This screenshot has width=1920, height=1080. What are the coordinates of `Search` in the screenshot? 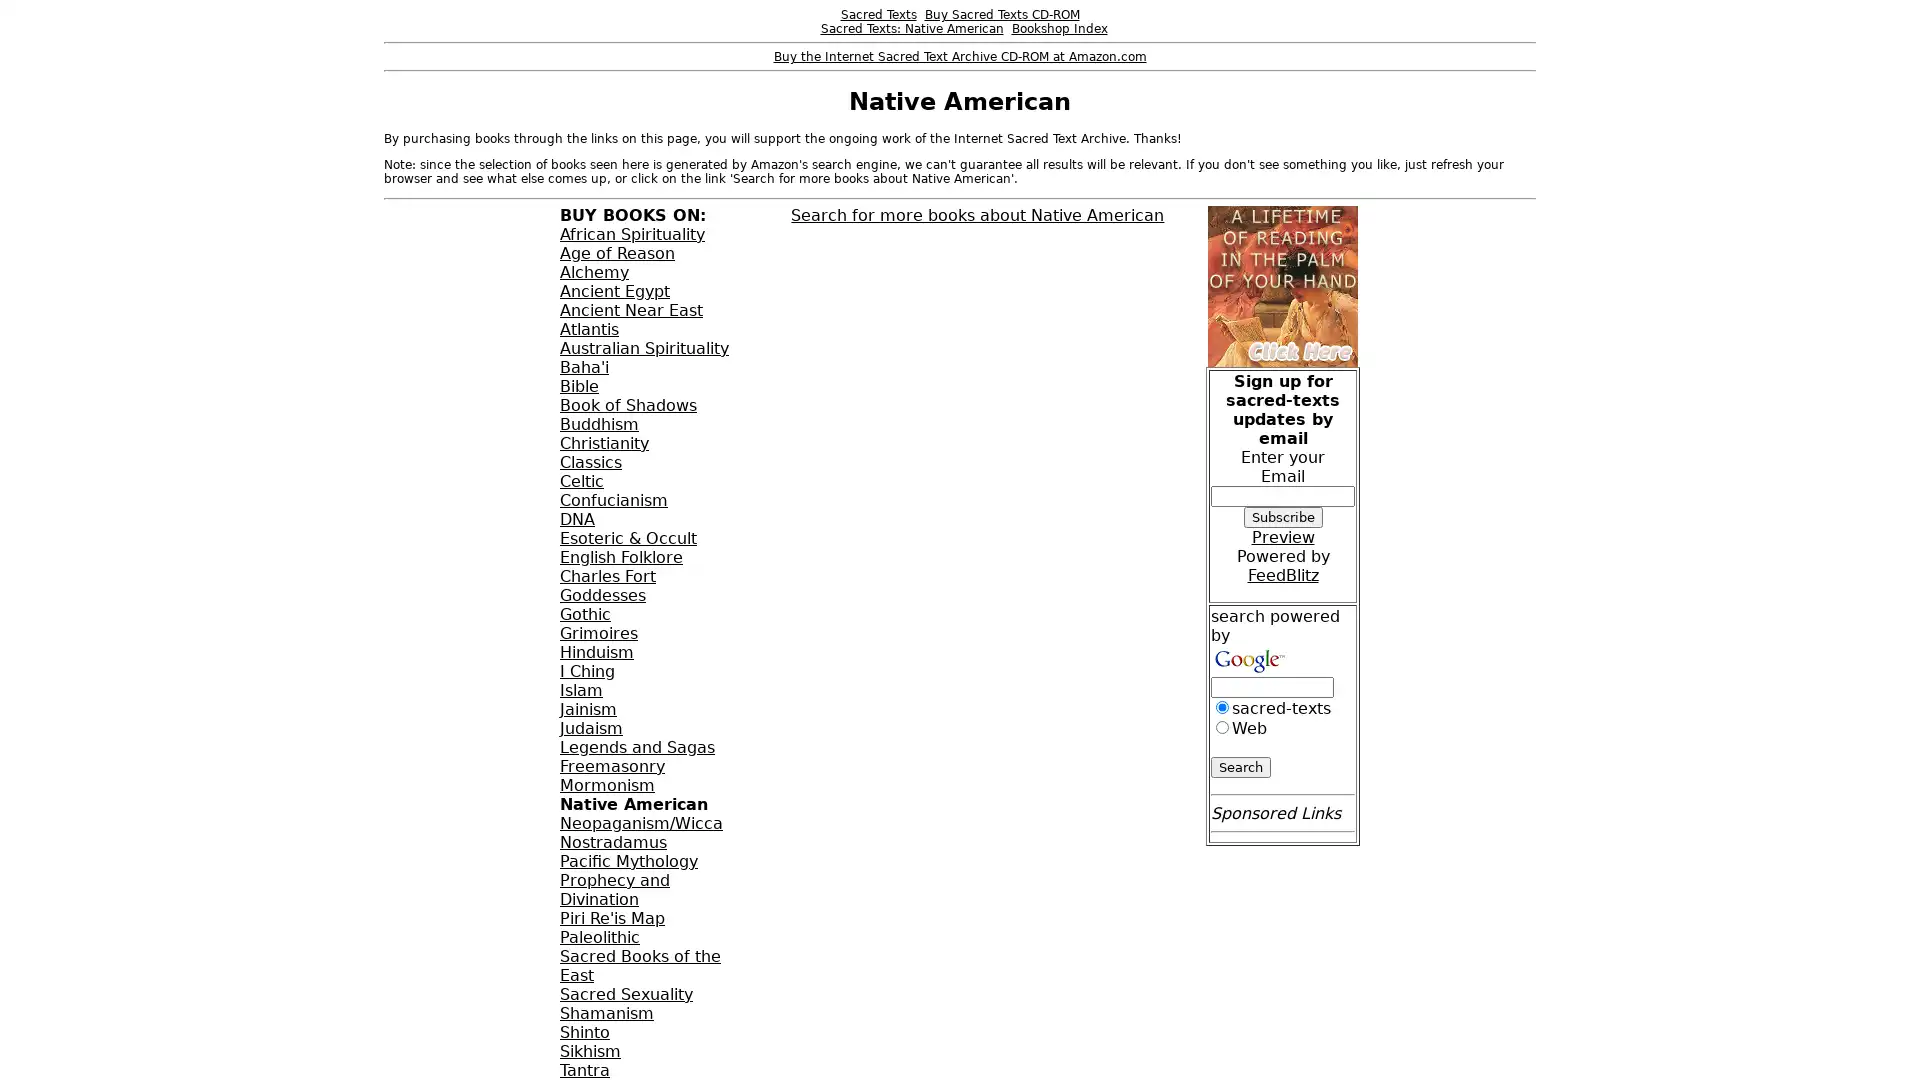 It's located at (1240, 766).